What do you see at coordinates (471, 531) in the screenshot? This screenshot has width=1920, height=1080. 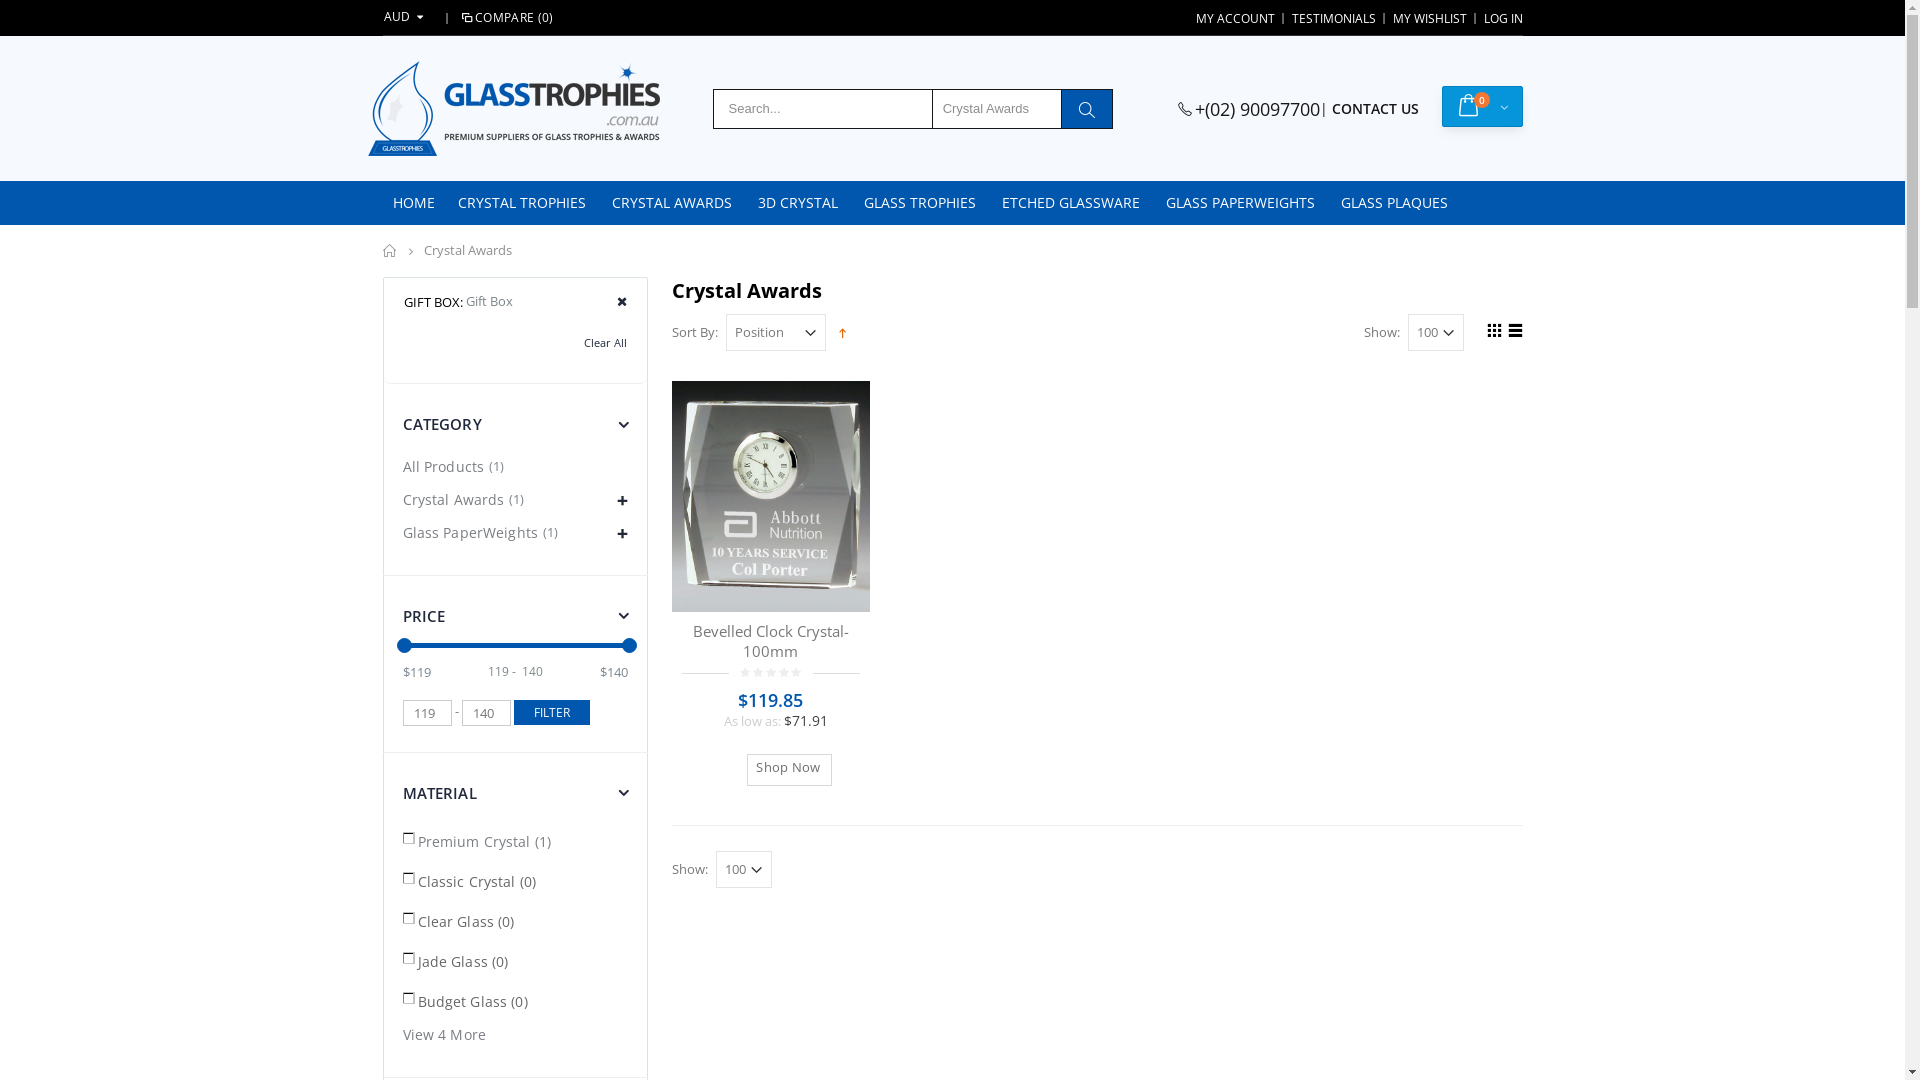 I see `'Glass PaperWeights'` at bounding box center [471, 531].